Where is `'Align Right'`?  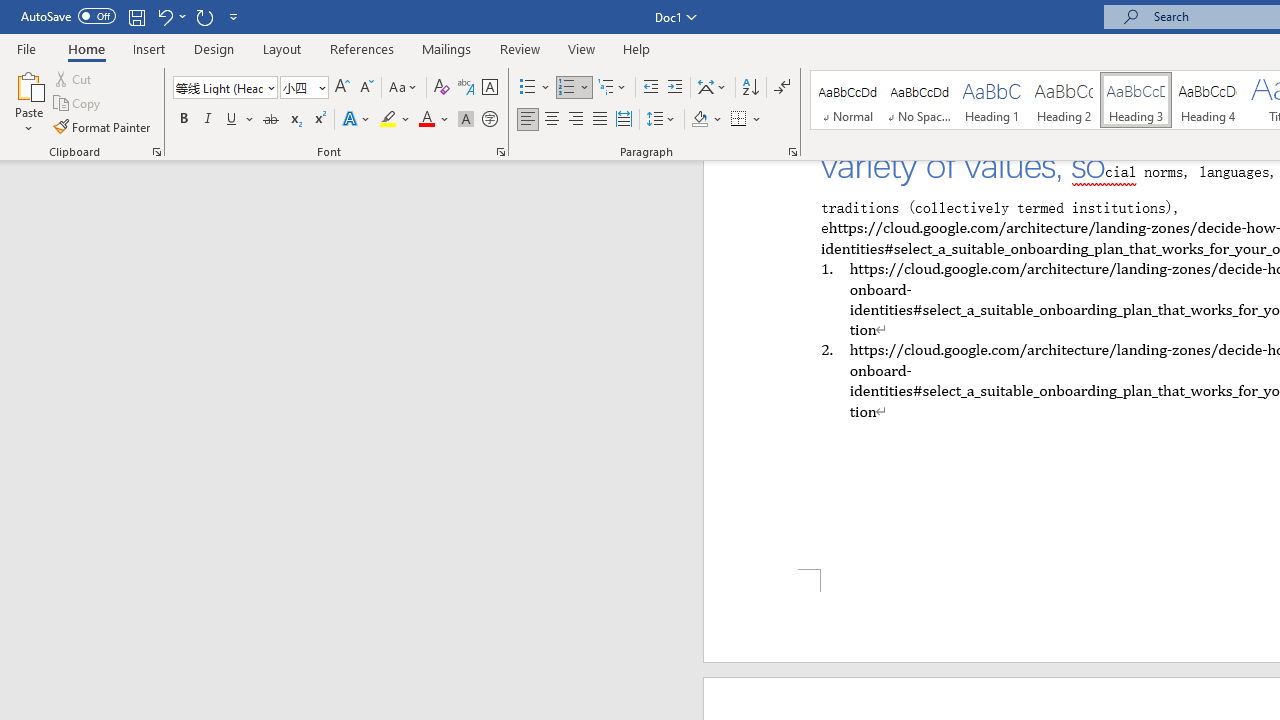 'Align Right' is located at coordinates (575, 119).